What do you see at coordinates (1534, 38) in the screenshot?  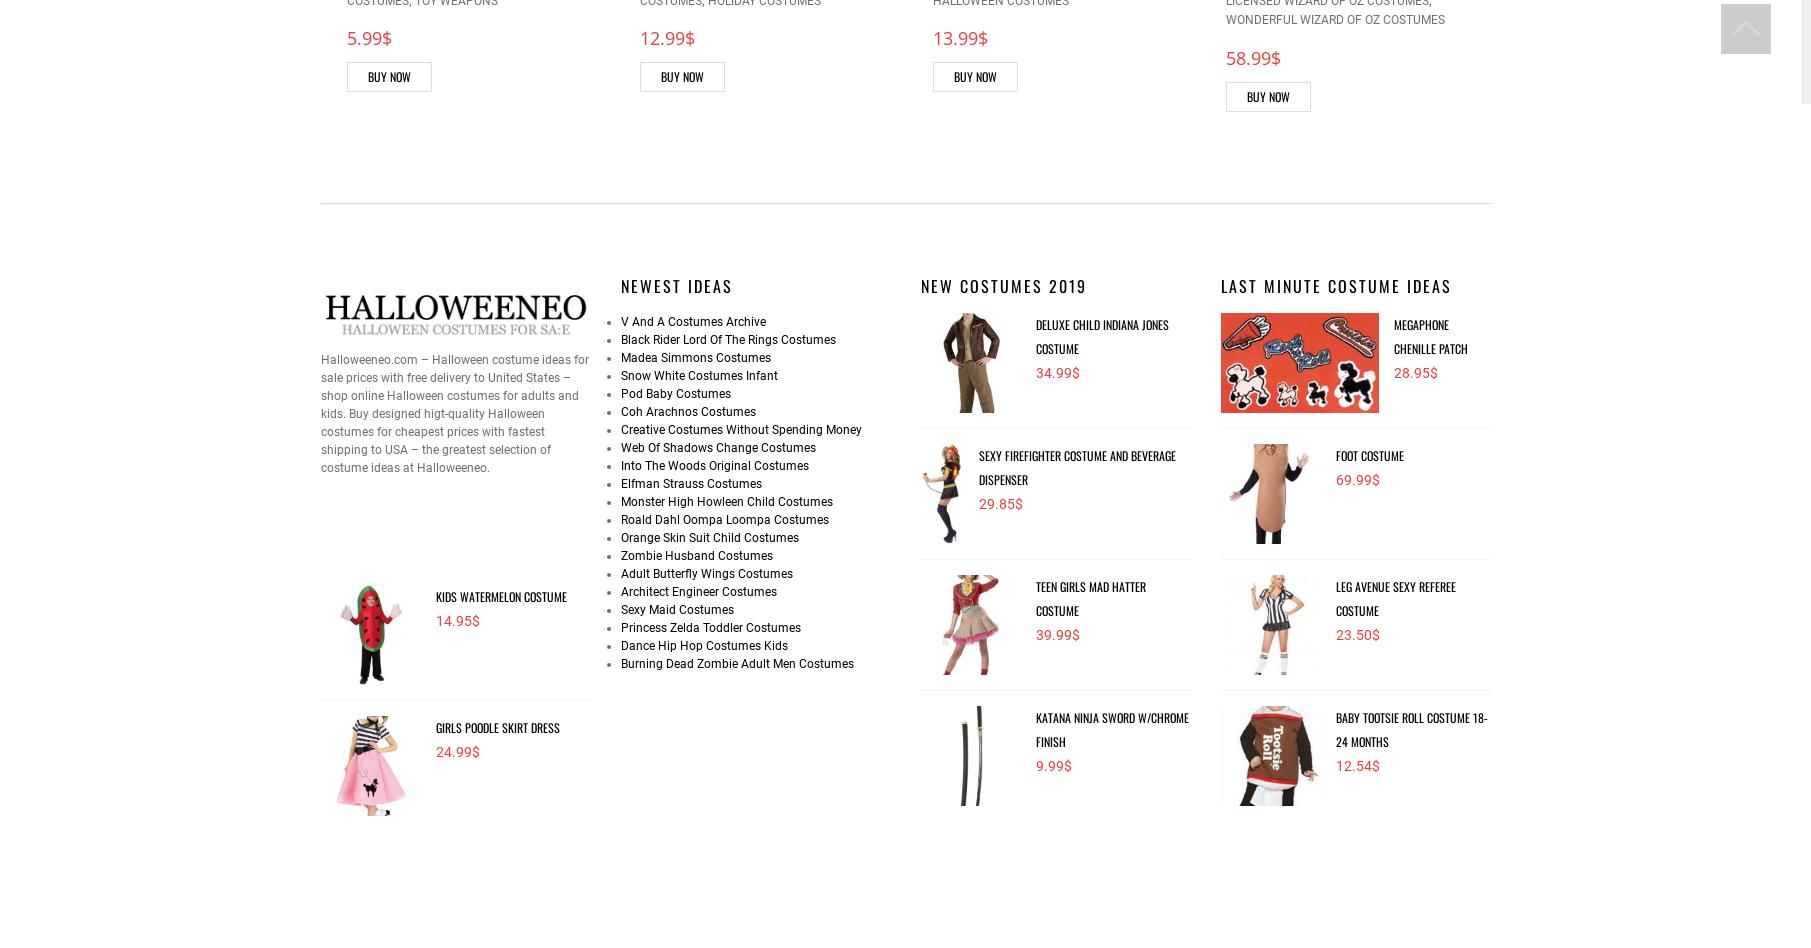 I see `'0.99'` at bounding box center [1534, 38].